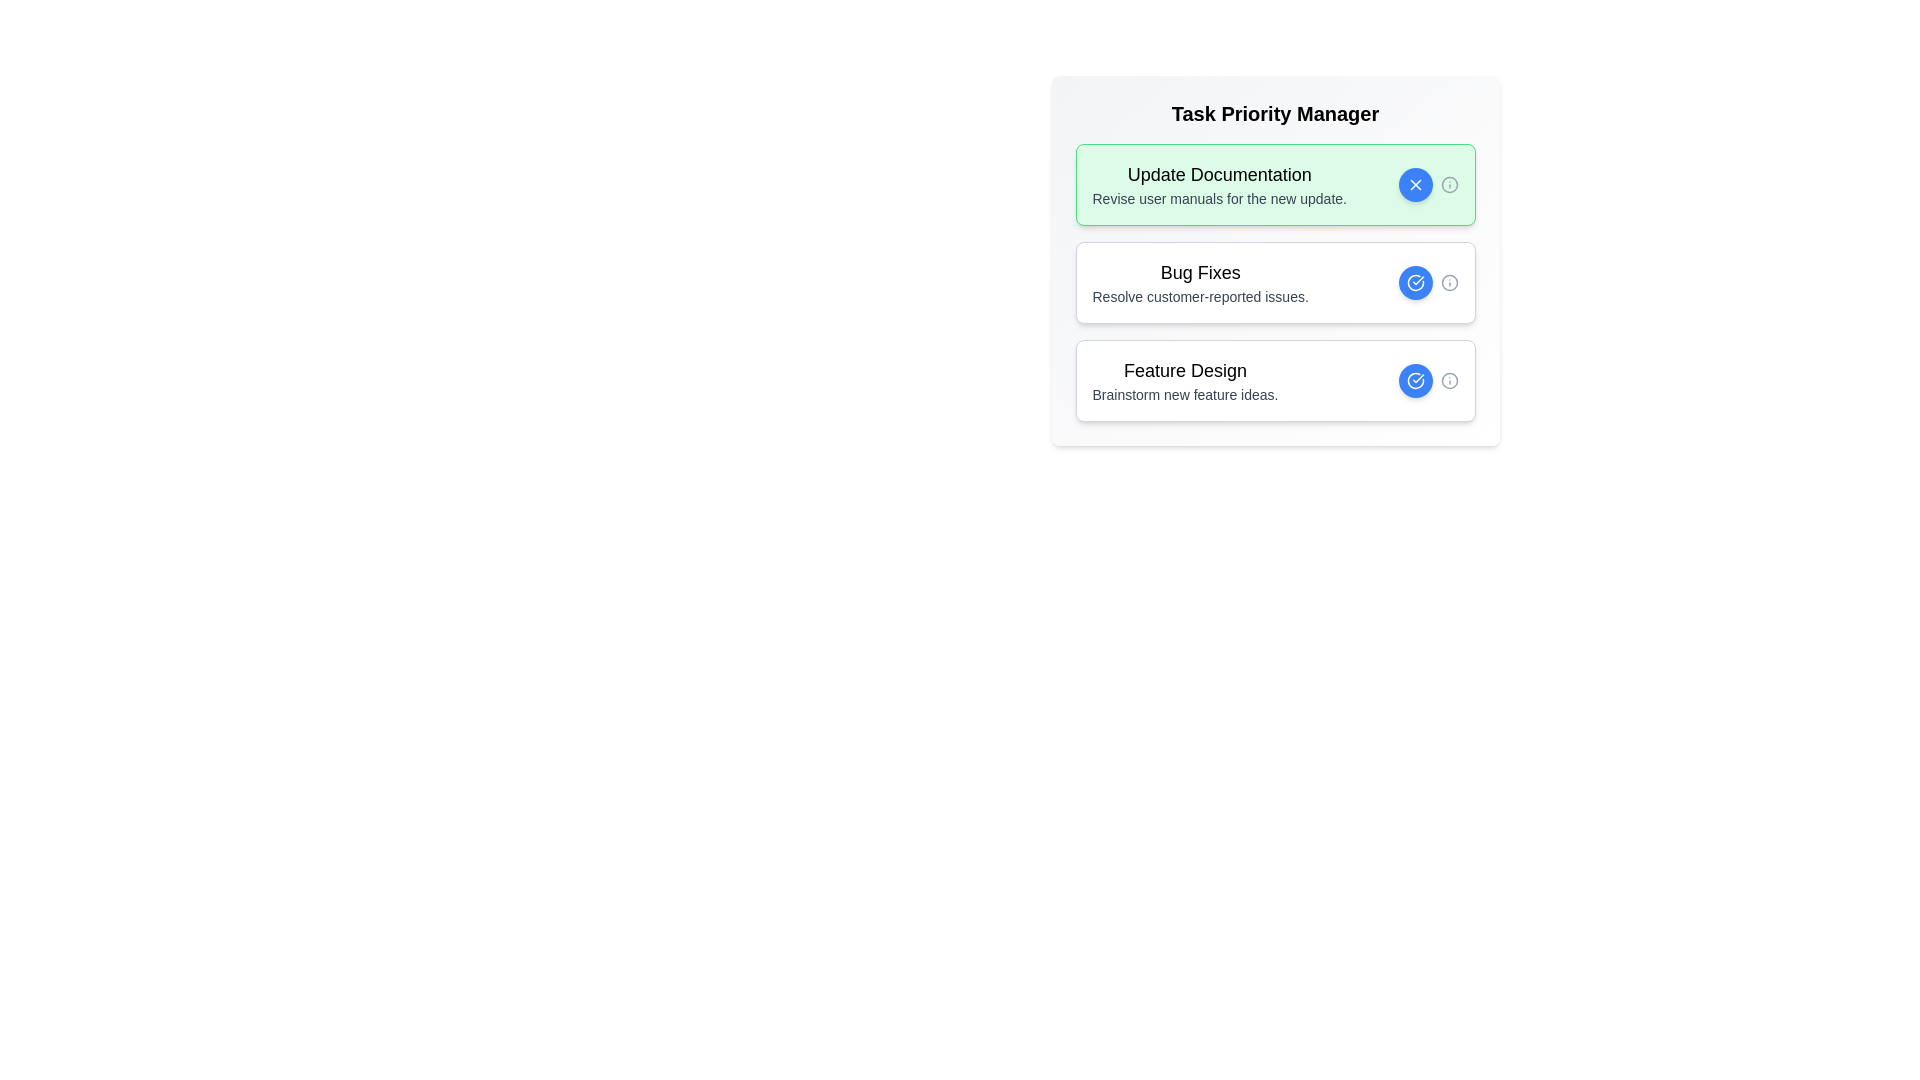 This screenshot has width=1920, height=1080. What do you see at coordinates (1449, 185) in the screenshot?
I see `the info icon for the task titled 'Update Documentation' to view additional information` at bounding box center [1449, 185].